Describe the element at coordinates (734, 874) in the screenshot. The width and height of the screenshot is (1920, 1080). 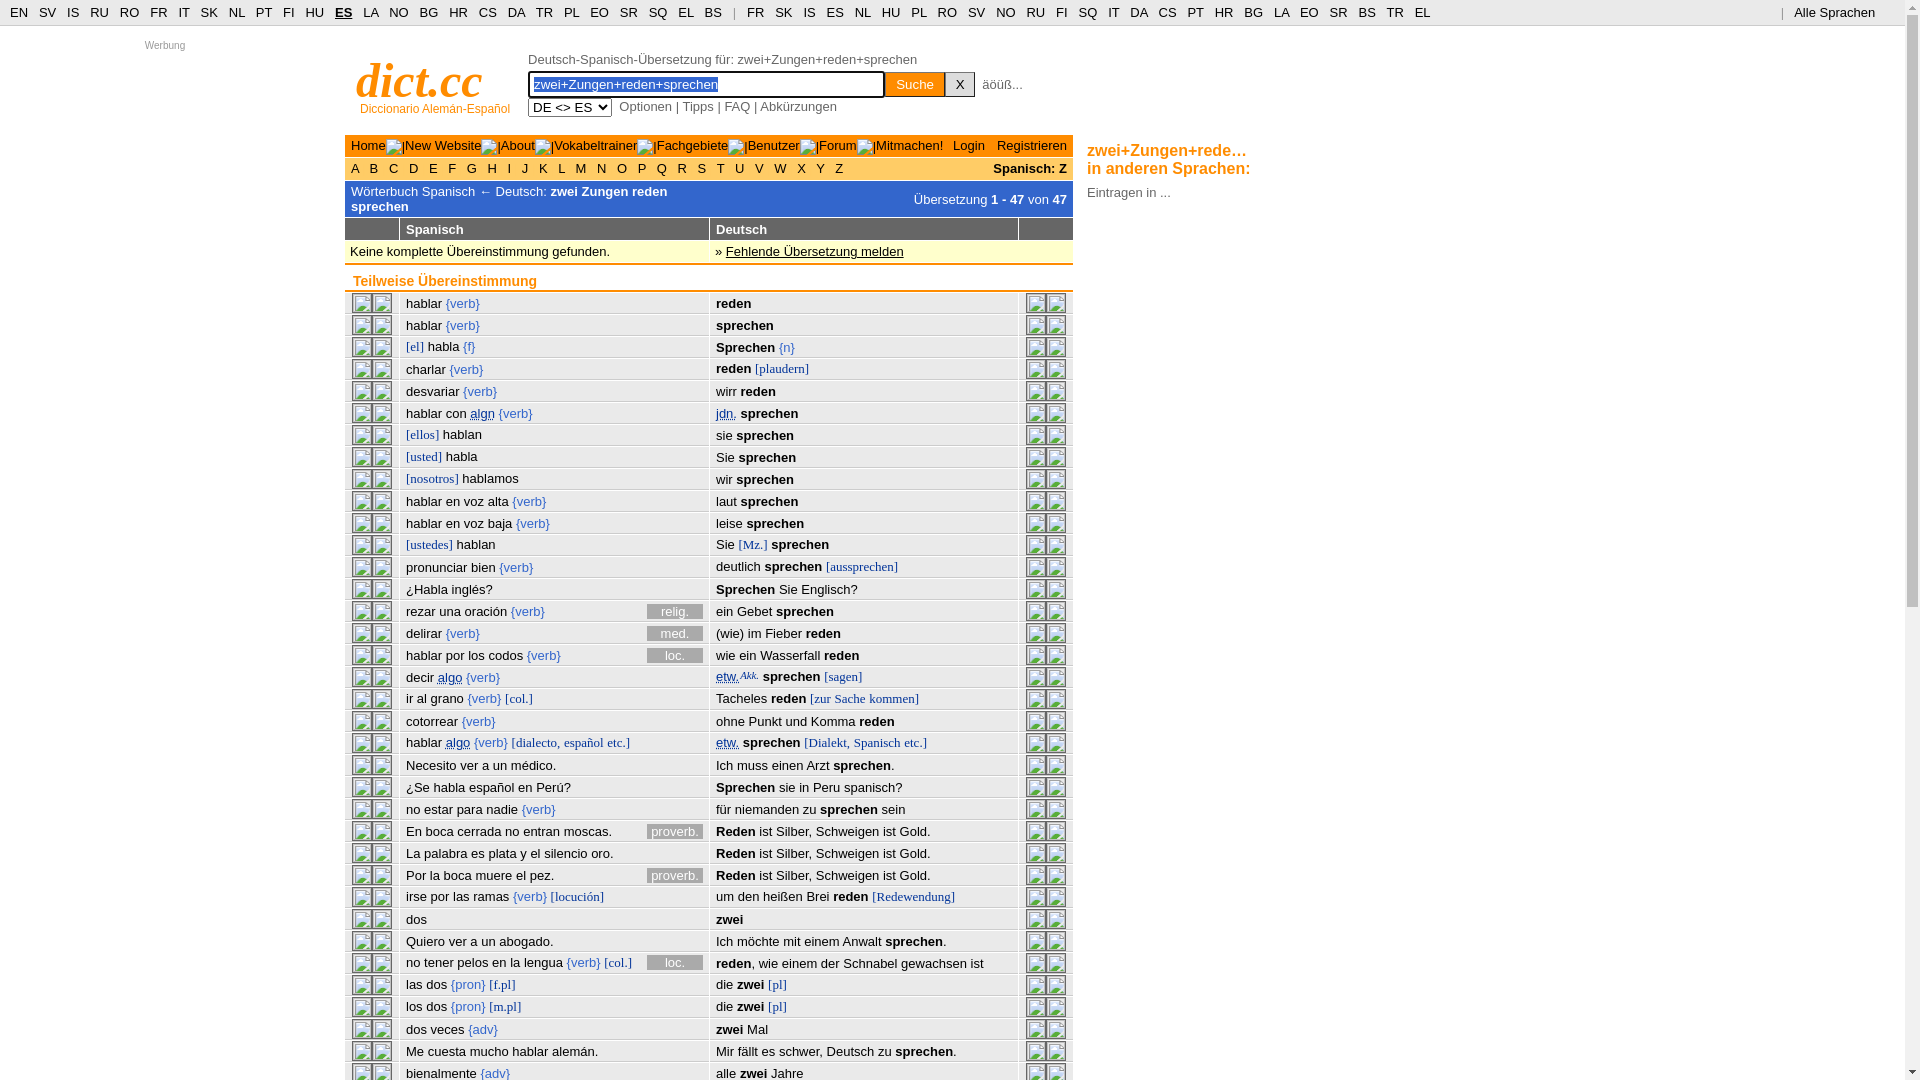
I see `'Reden'` at that location.